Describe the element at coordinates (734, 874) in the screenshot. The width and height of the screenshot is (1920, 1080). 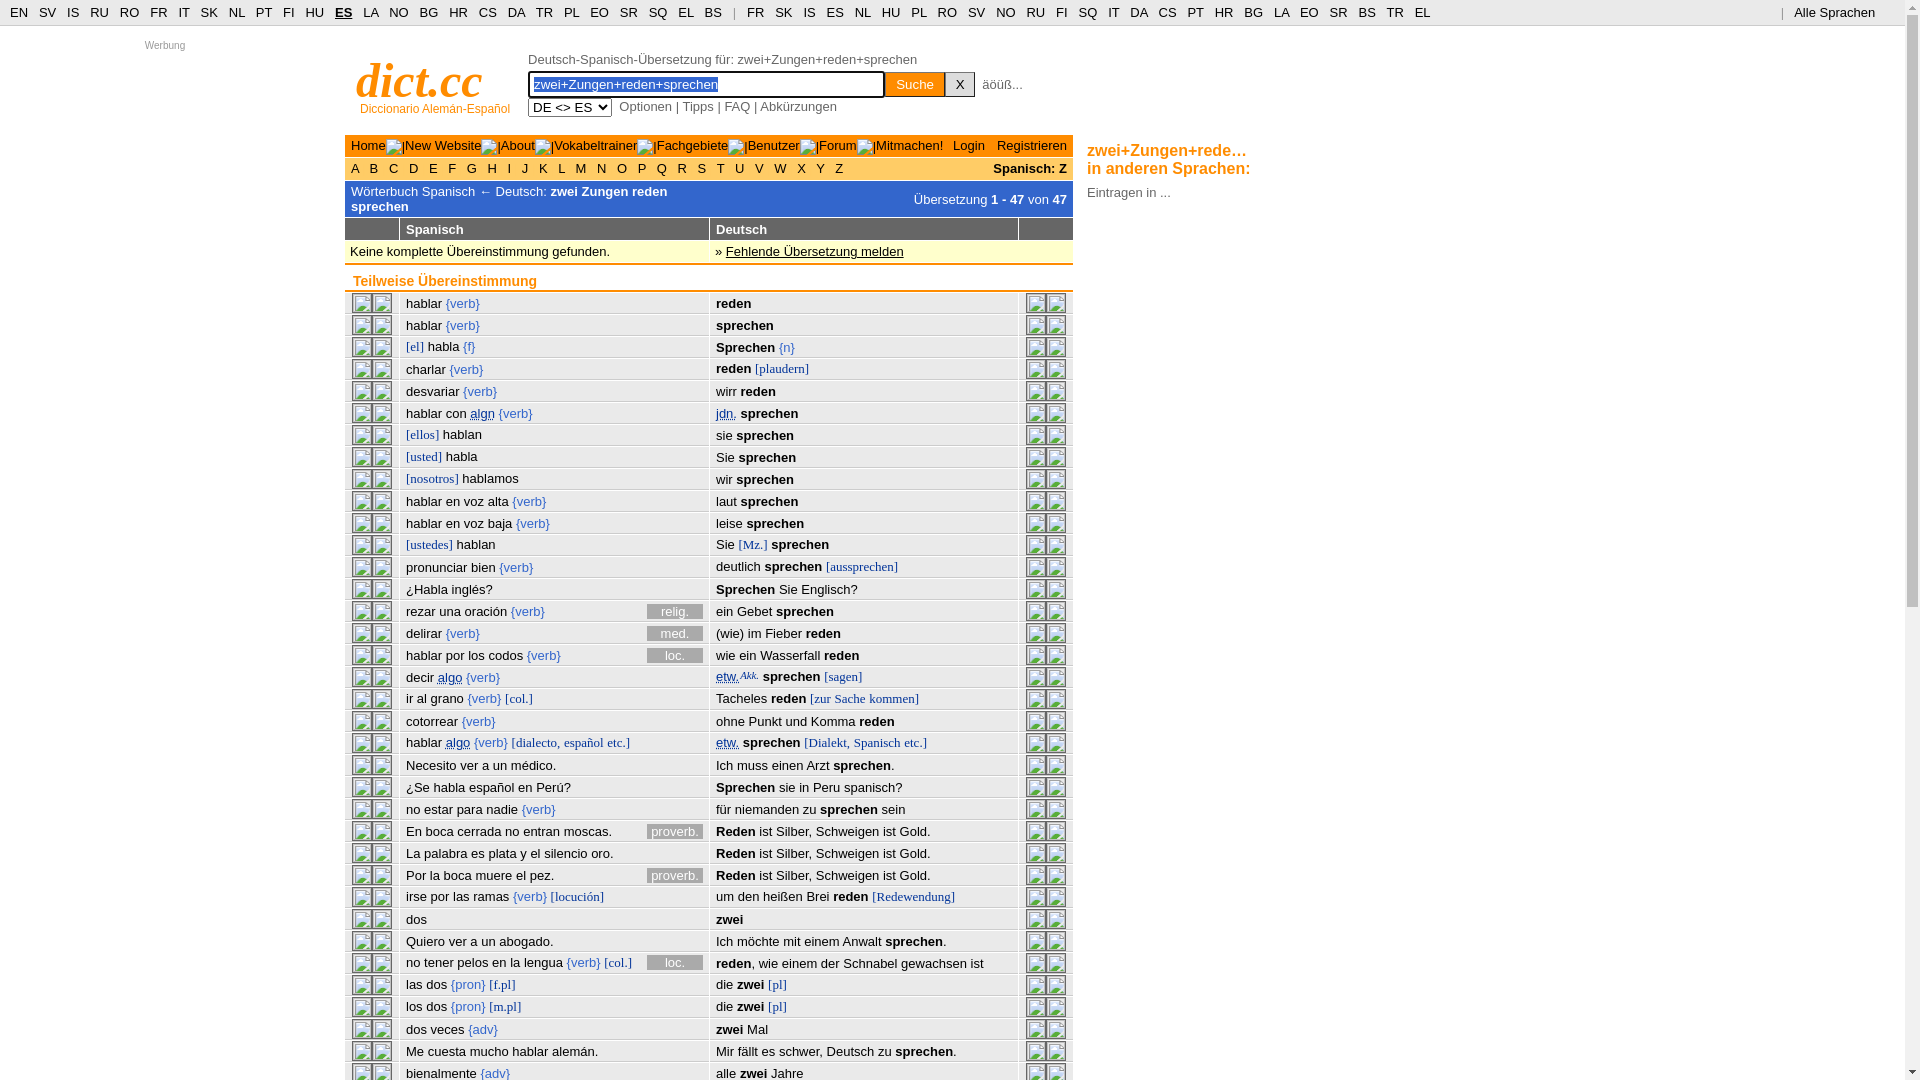
I see `'Reden'` at that location.